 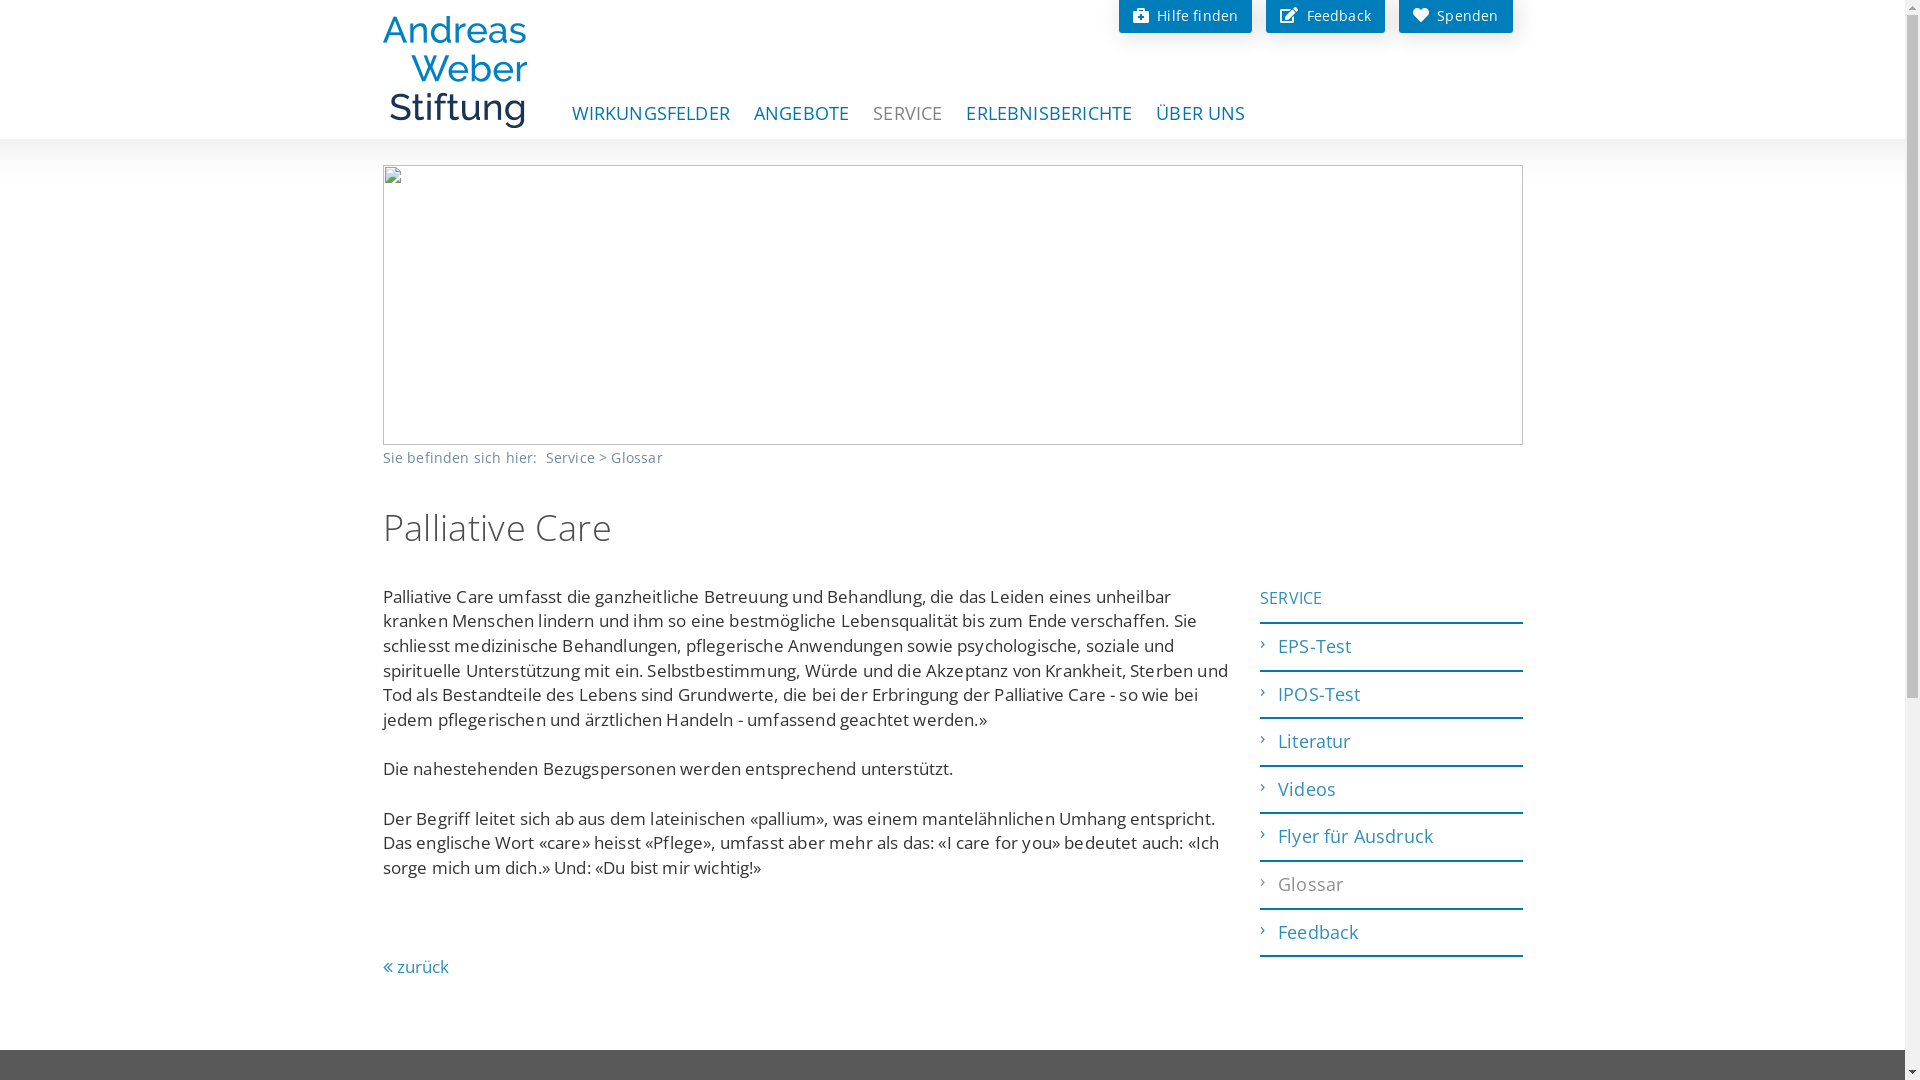 What do you see at coordinates (1455, 14) in the screenshot?
I see `'Spenden'` at bounding box center [1455, 14].